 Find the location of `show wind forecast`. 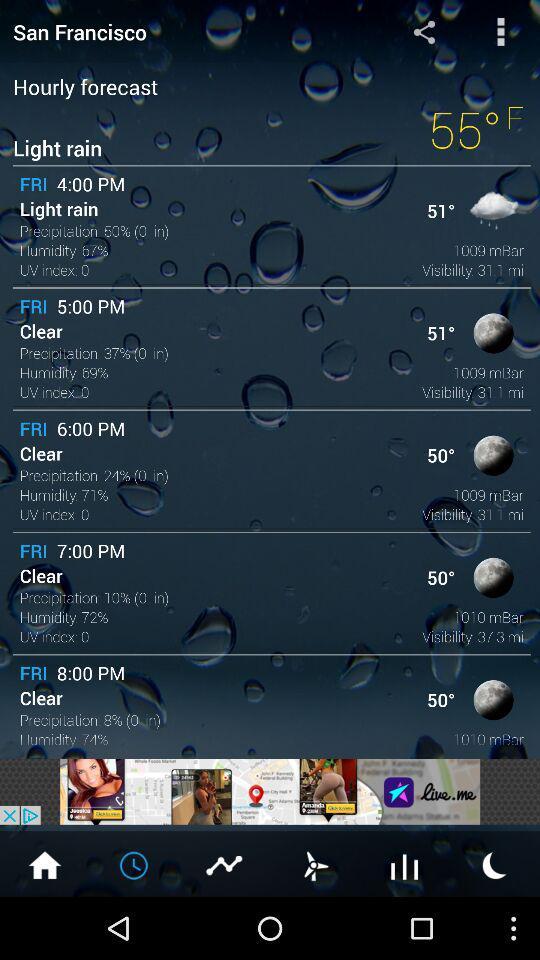

show wind forecast is located at coordinates (314, 863).